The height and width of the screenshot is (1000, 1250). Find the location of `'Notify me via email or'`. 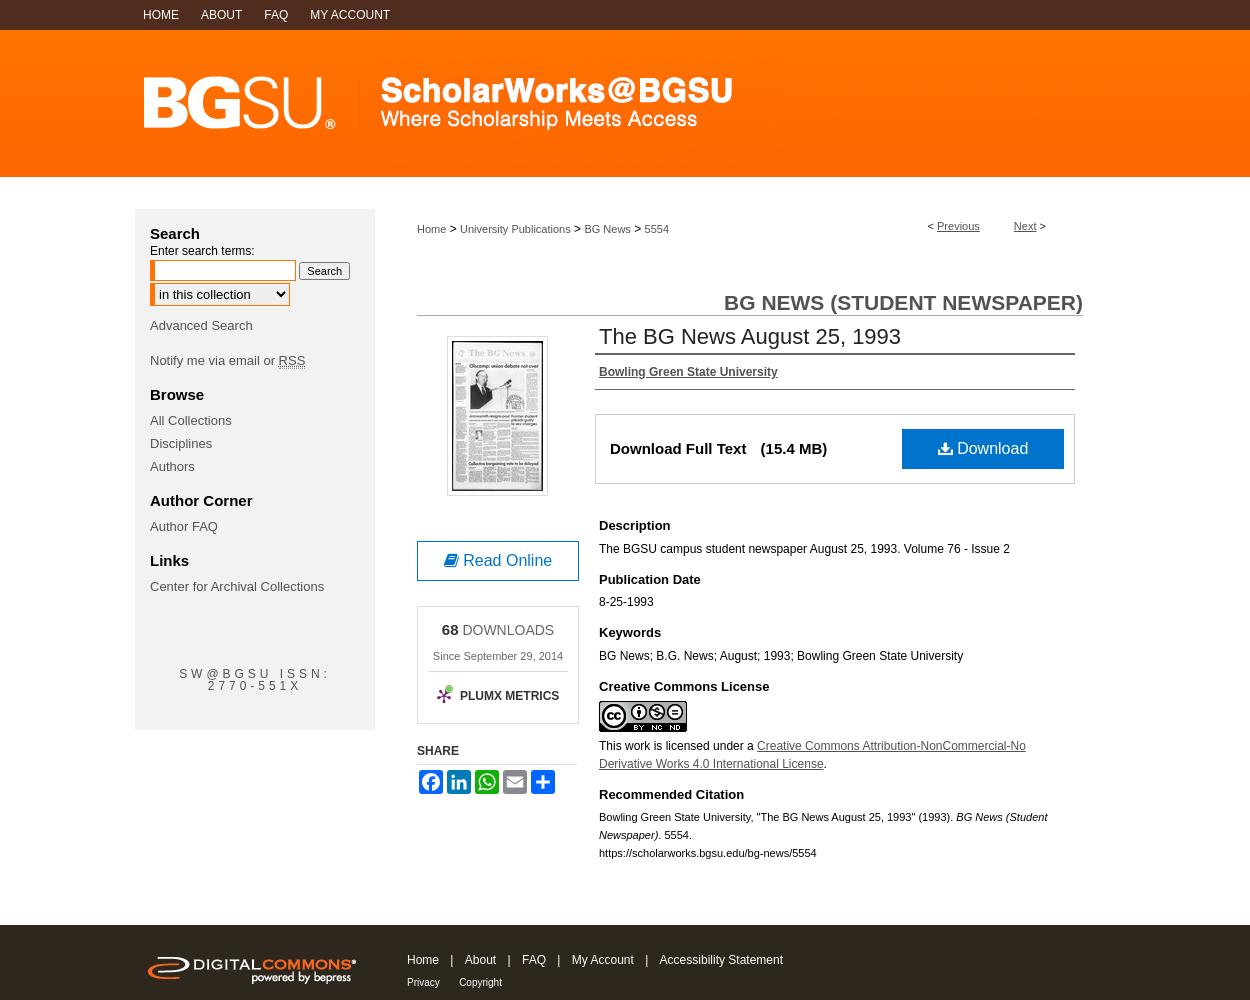

'Notify me via email or' is located at coordinates (213, 358).